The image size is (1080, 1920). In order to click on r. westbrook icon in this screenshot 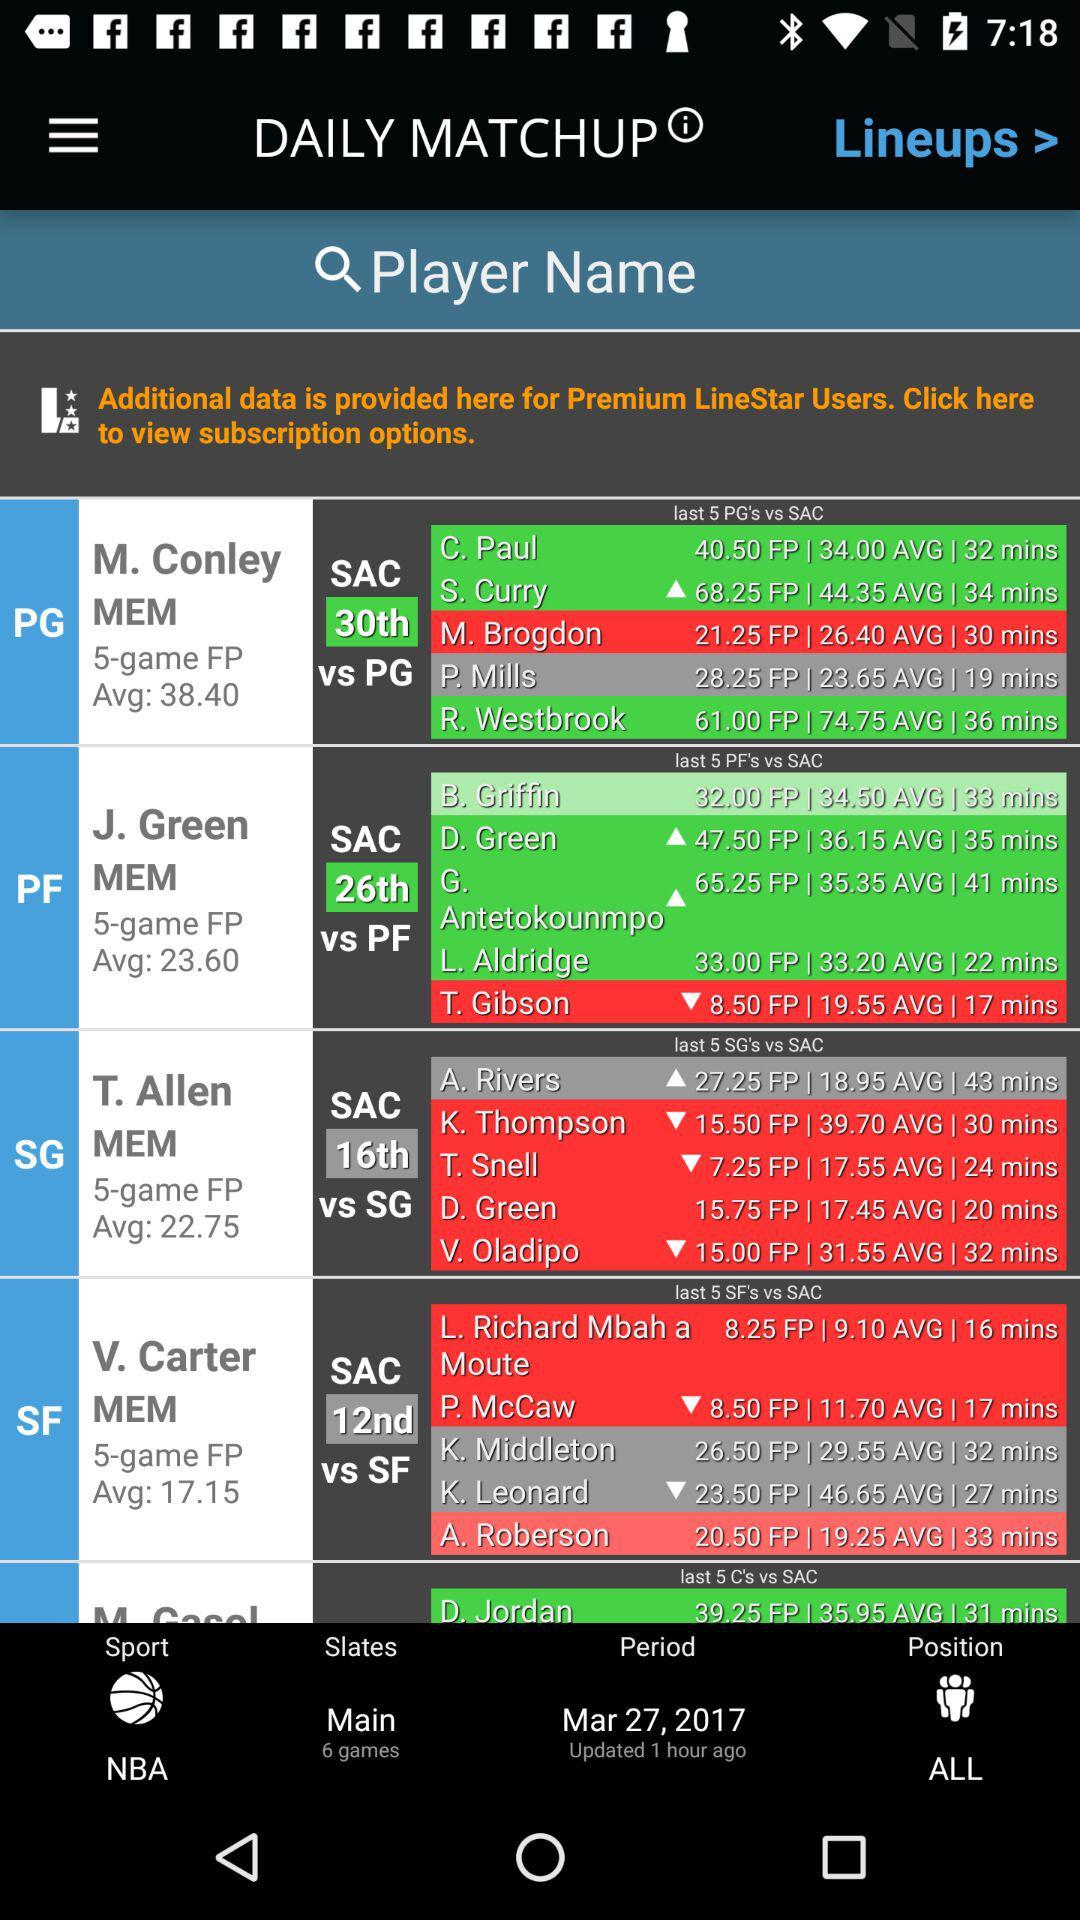, I will do `click(552, 717)`.